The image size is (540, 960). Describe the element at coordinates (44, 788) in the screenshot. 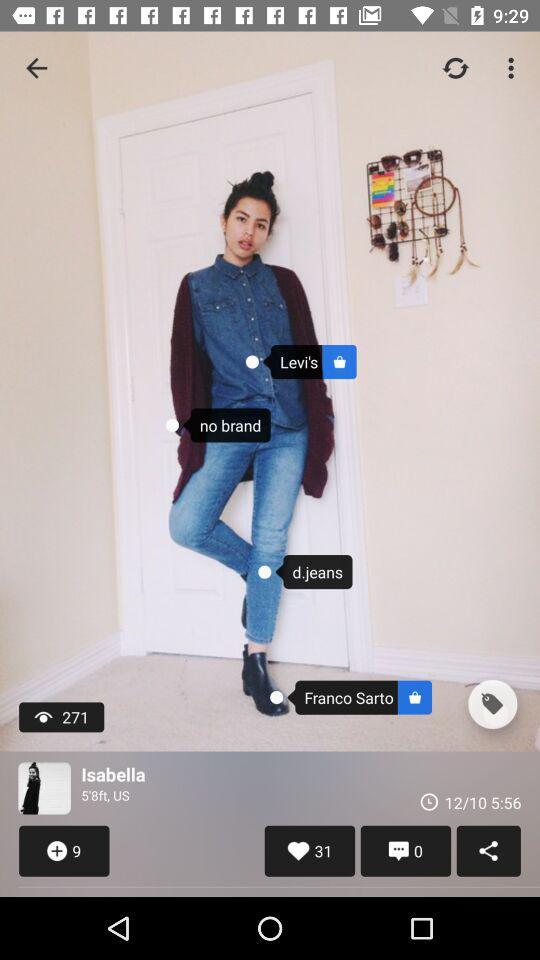

I see `the icon above the 9 icon` at that location.